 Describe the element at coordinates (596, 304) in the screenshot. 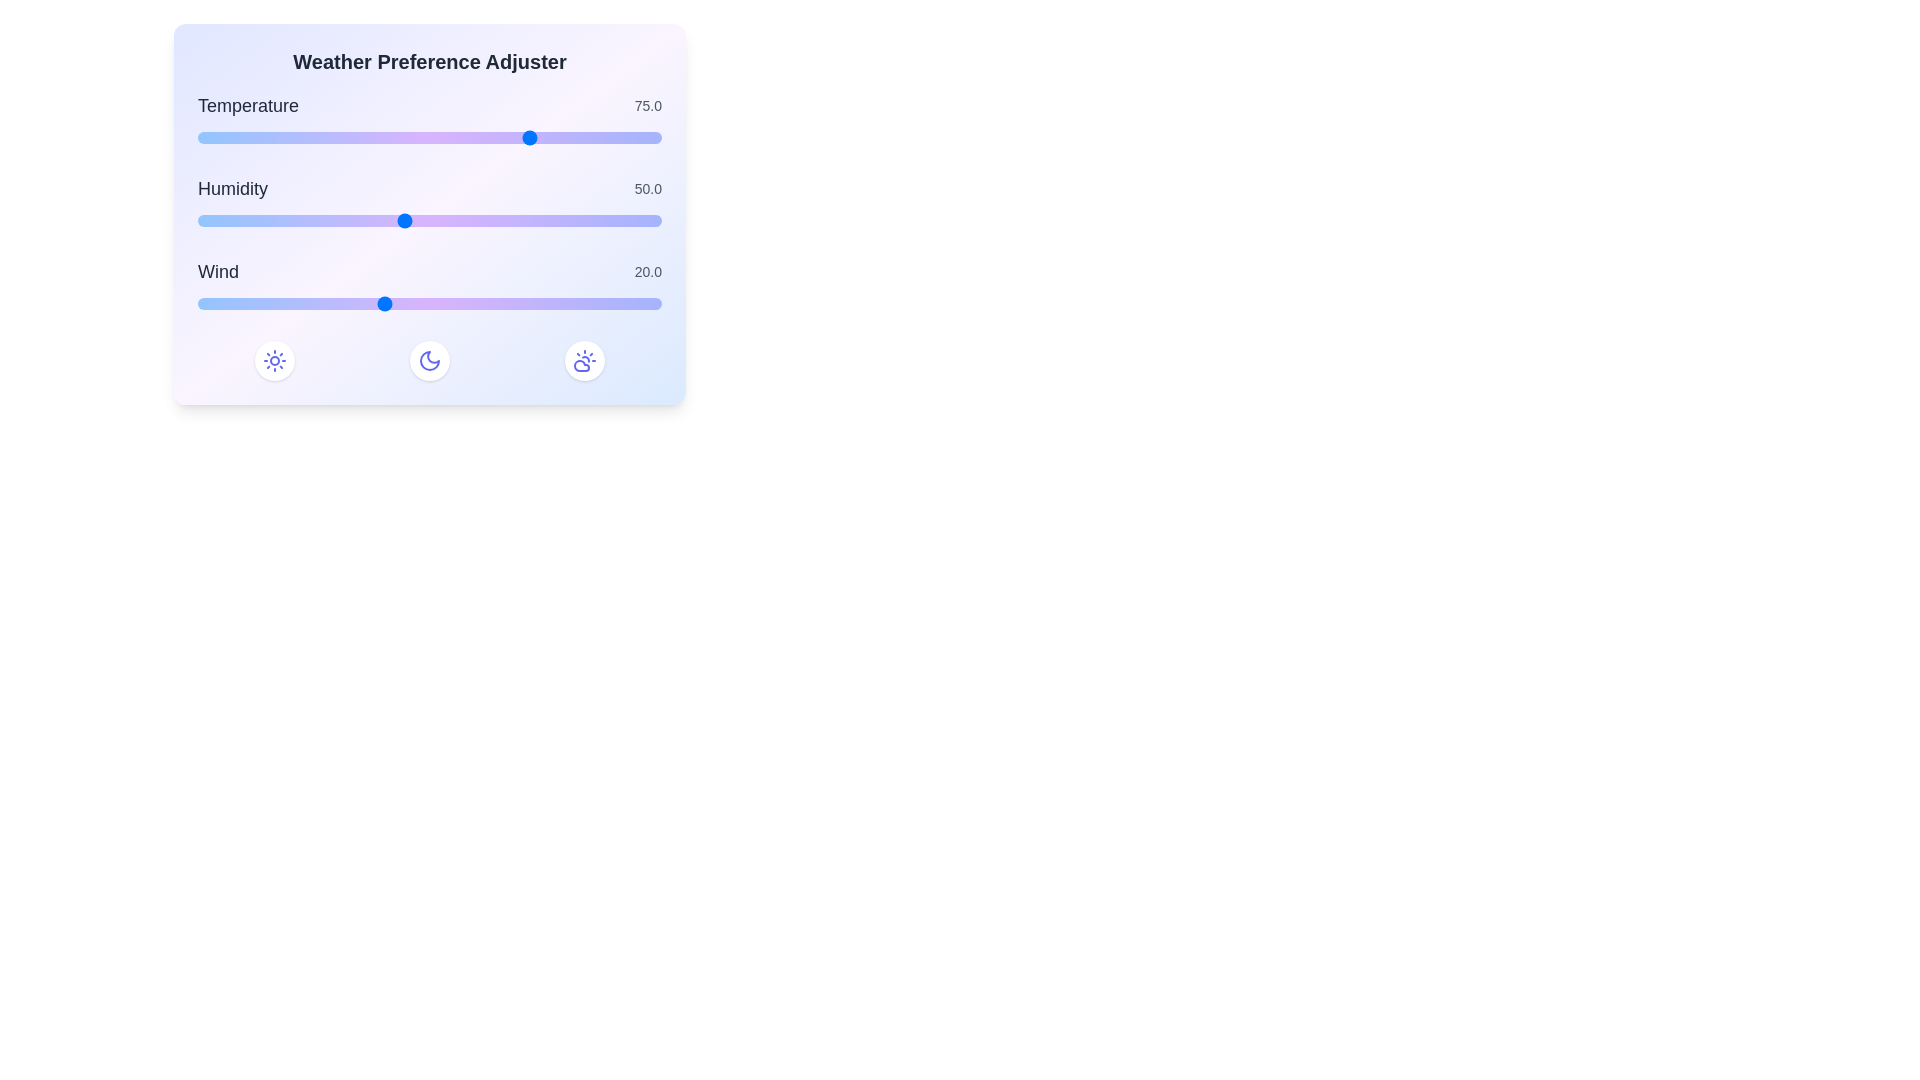

I see `wind preference` at that location.